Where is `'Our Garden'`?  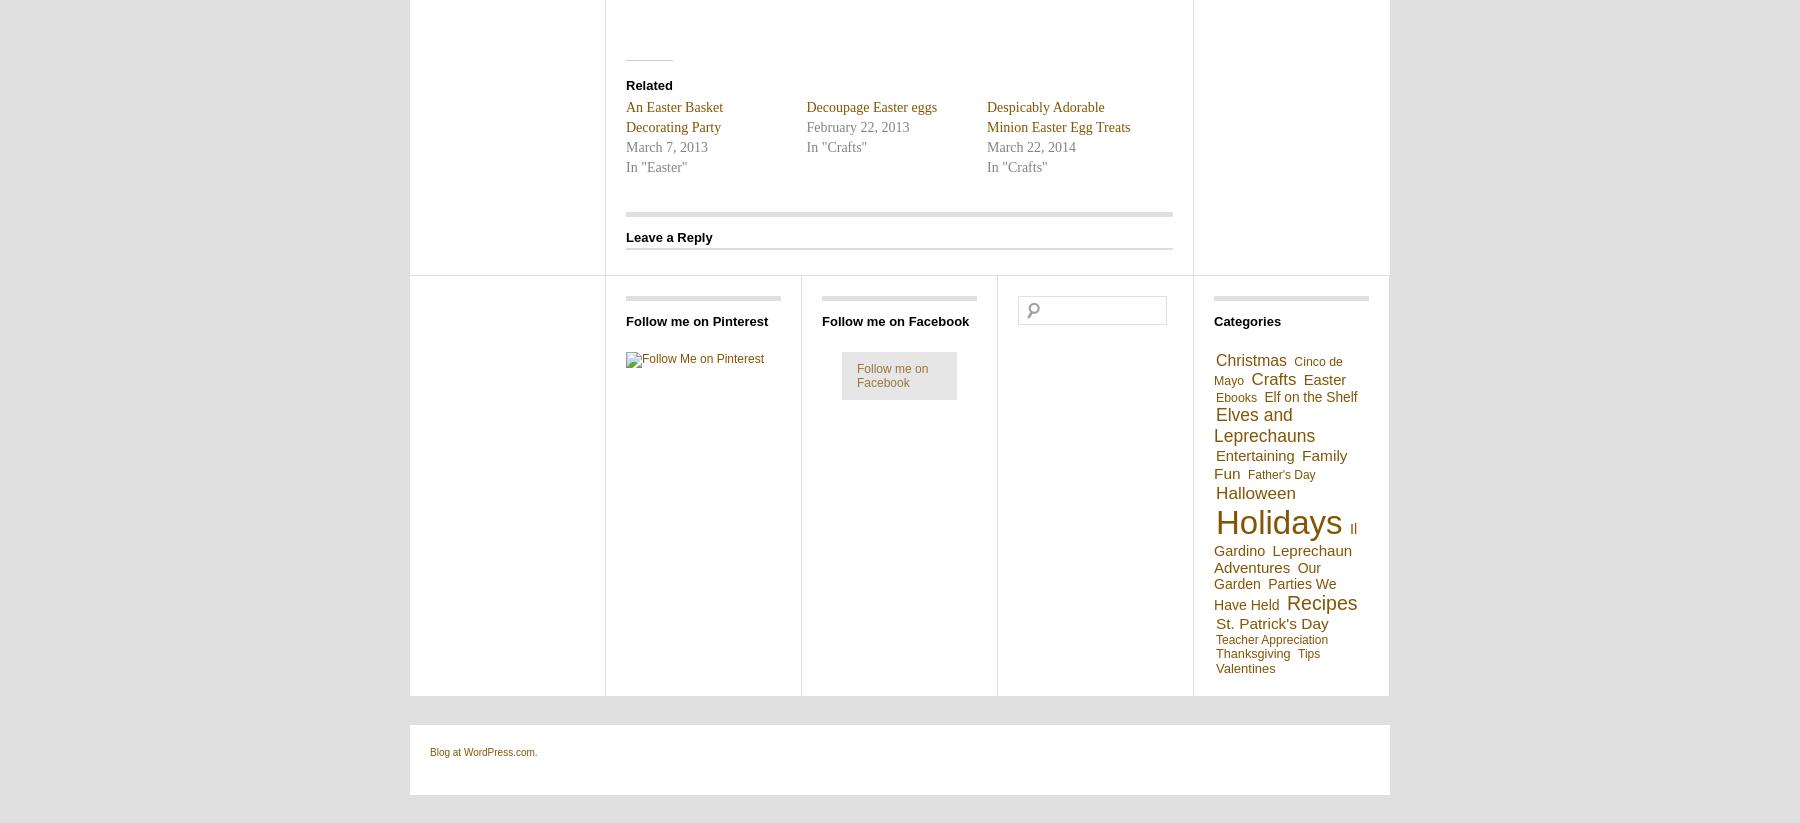
'Our Garden' is located at coordinates (1267, 576).